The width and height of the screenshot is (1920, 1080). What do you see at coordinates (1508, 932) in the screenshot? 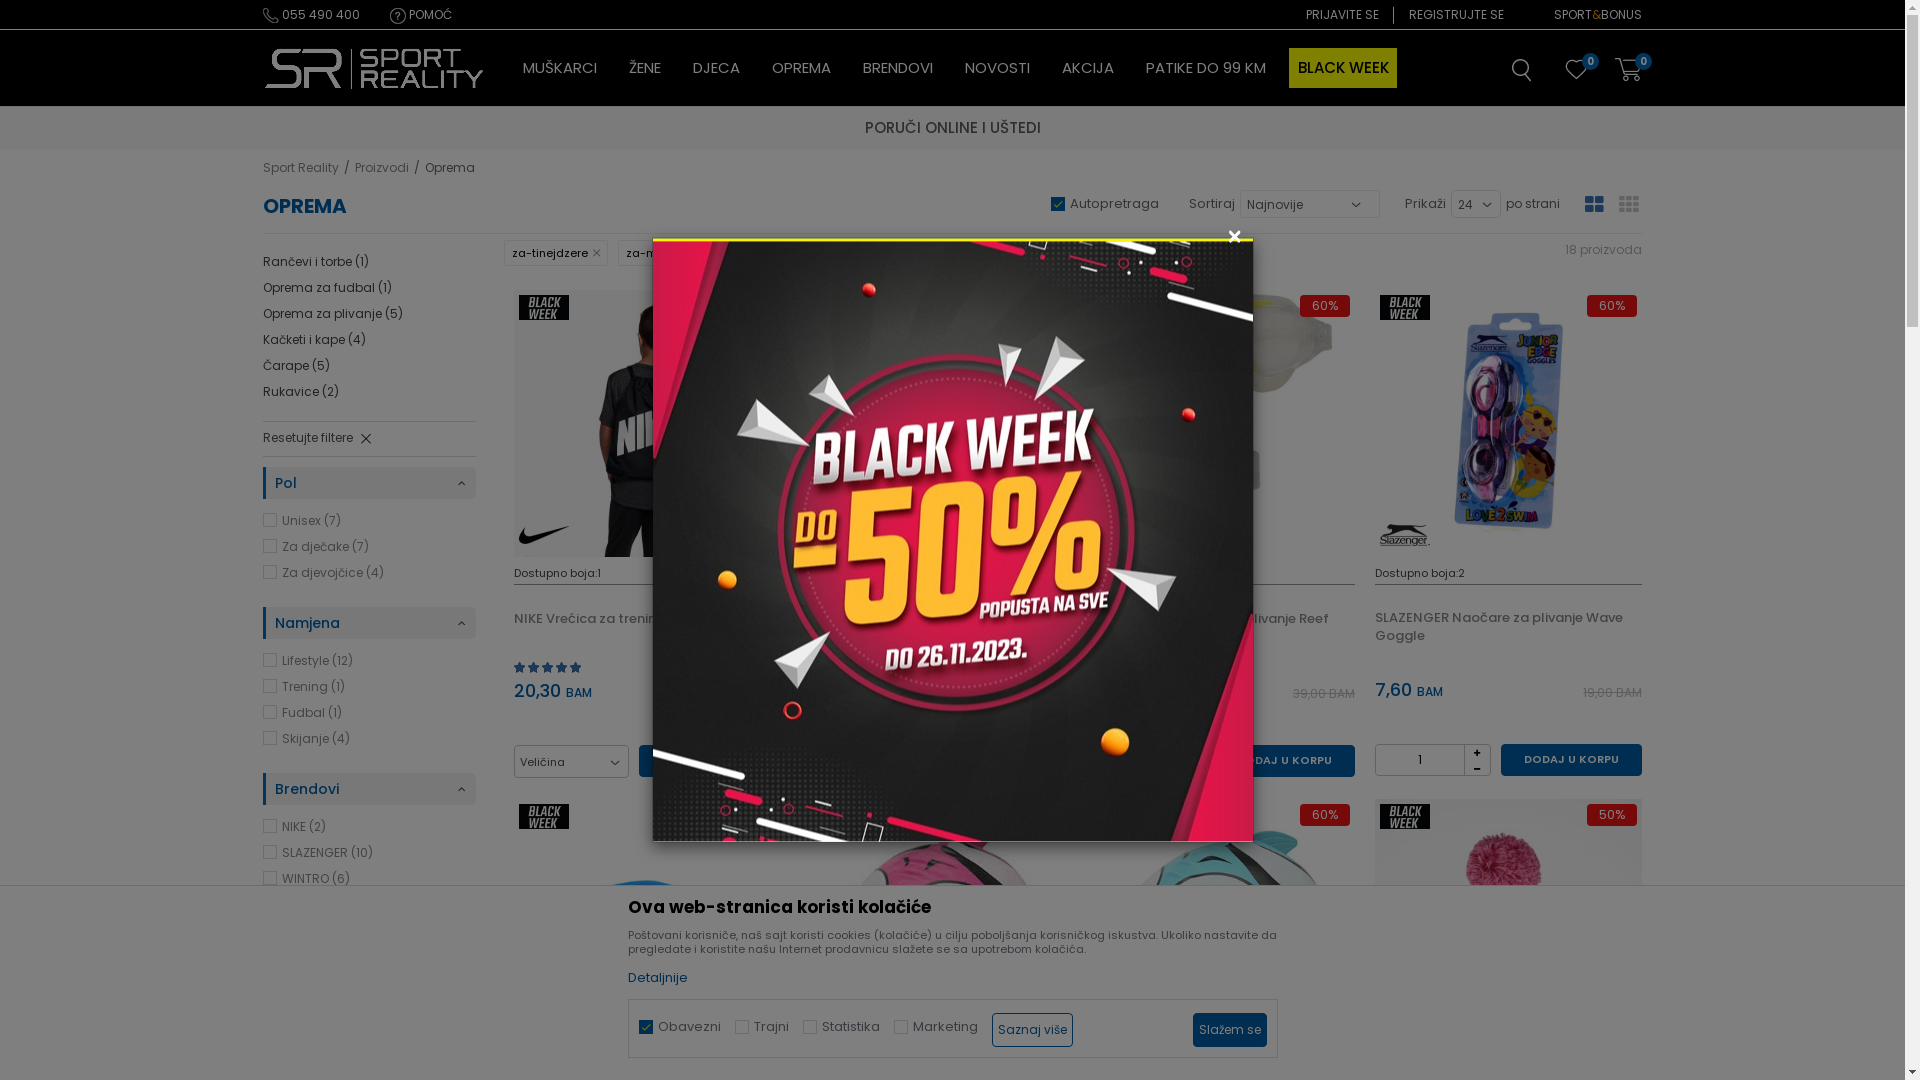
I see `'WINTRO Kapa Fuze Beanie '` at bounding box center [1508, 932].